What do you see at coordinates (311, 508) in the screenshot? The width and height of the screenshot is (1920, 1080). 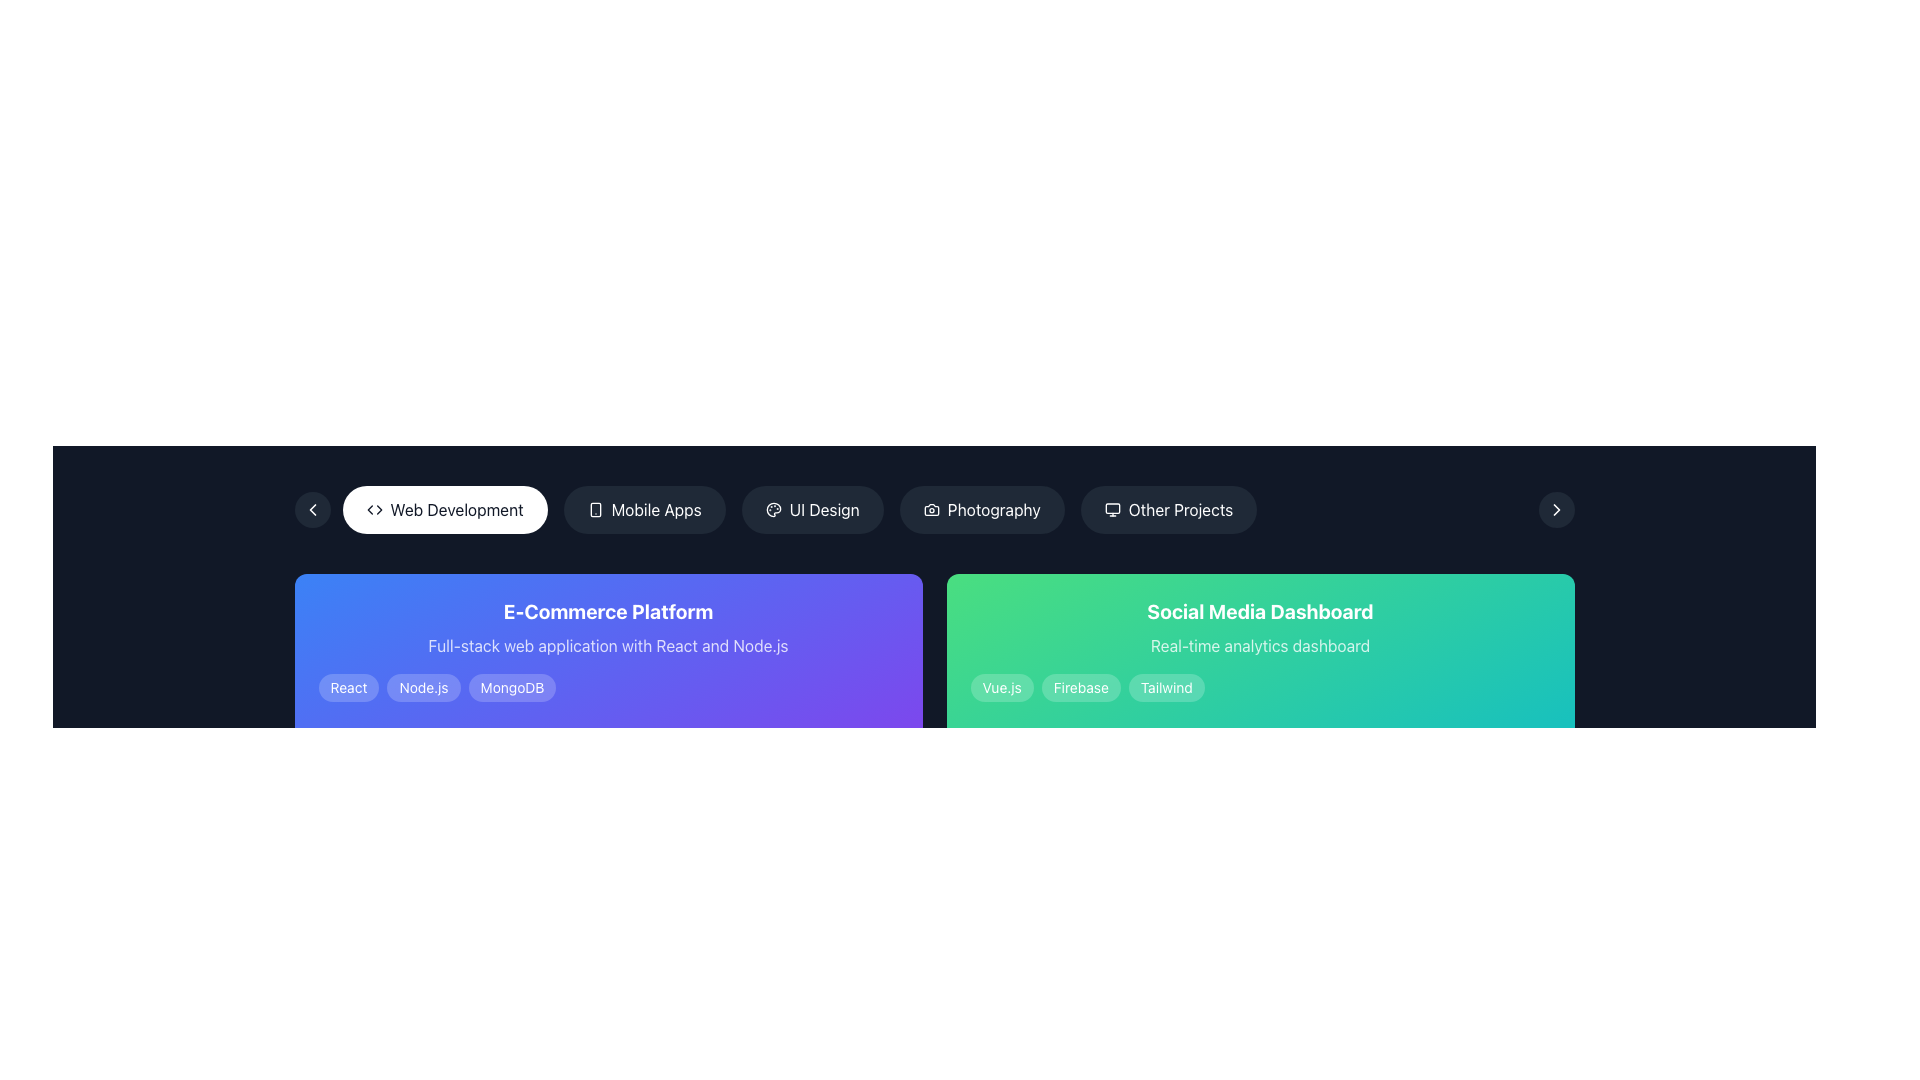 I see `the chevron left arrow icon inside the circular gray button located at the top left portion of the interface` at bounding box center [311, 508].